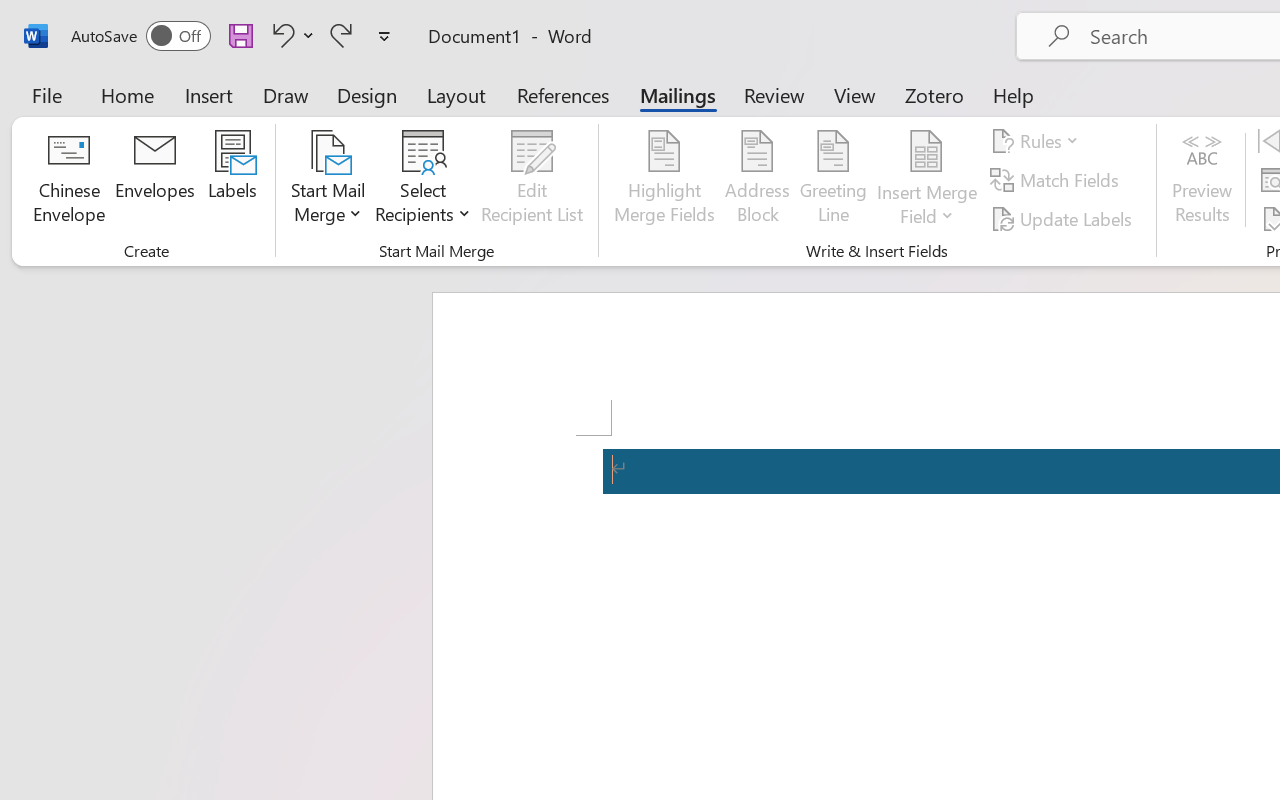 The image size is (1280, 800). What do you see at coordinates (756, 179) in the screenshot?
I see `'Address Block...'` at bounding box center [756, 179].